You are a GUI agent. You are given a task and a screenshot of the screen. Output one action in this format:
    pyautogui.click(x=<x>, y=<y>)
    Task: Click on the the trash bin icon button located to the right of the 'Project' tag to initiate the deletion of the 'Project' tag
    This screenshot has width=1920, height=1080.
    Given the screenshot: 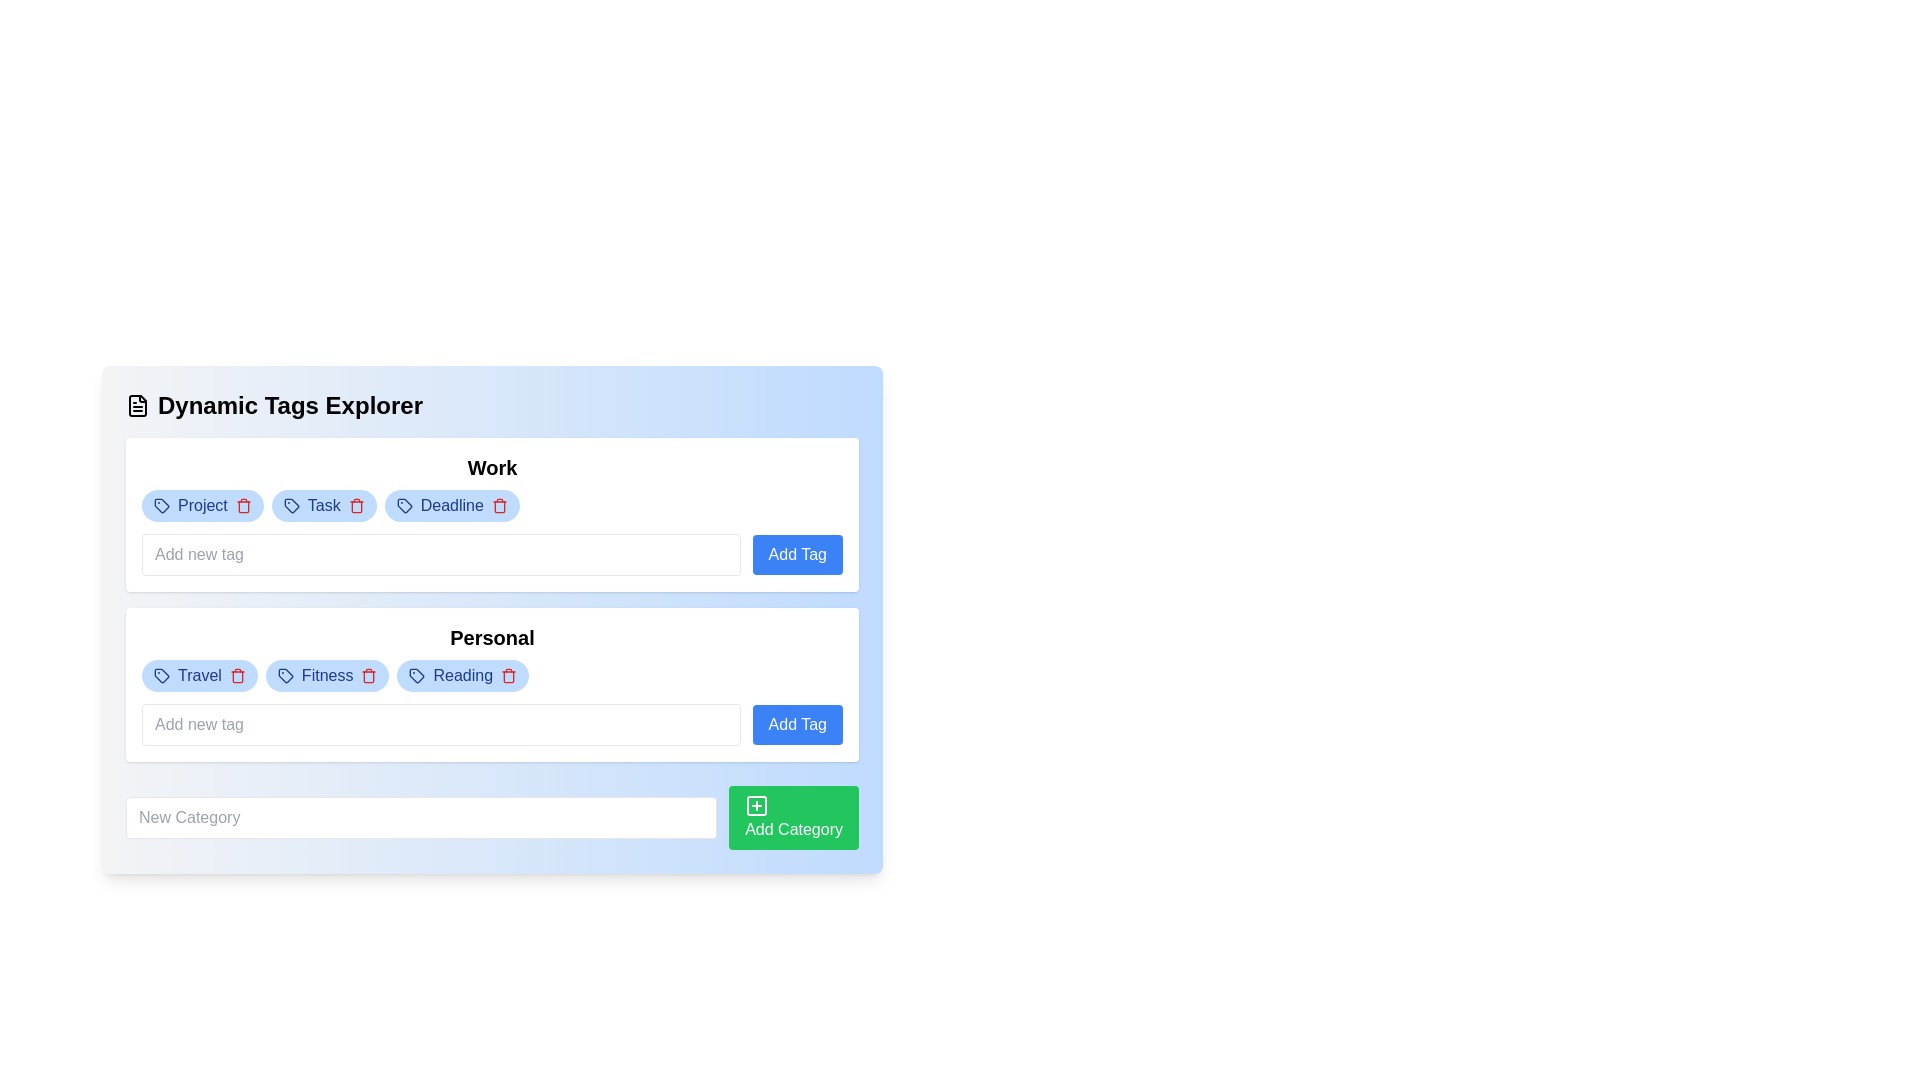 What is the action you would take?
    pyautogui.click(x=242, y=504)
    